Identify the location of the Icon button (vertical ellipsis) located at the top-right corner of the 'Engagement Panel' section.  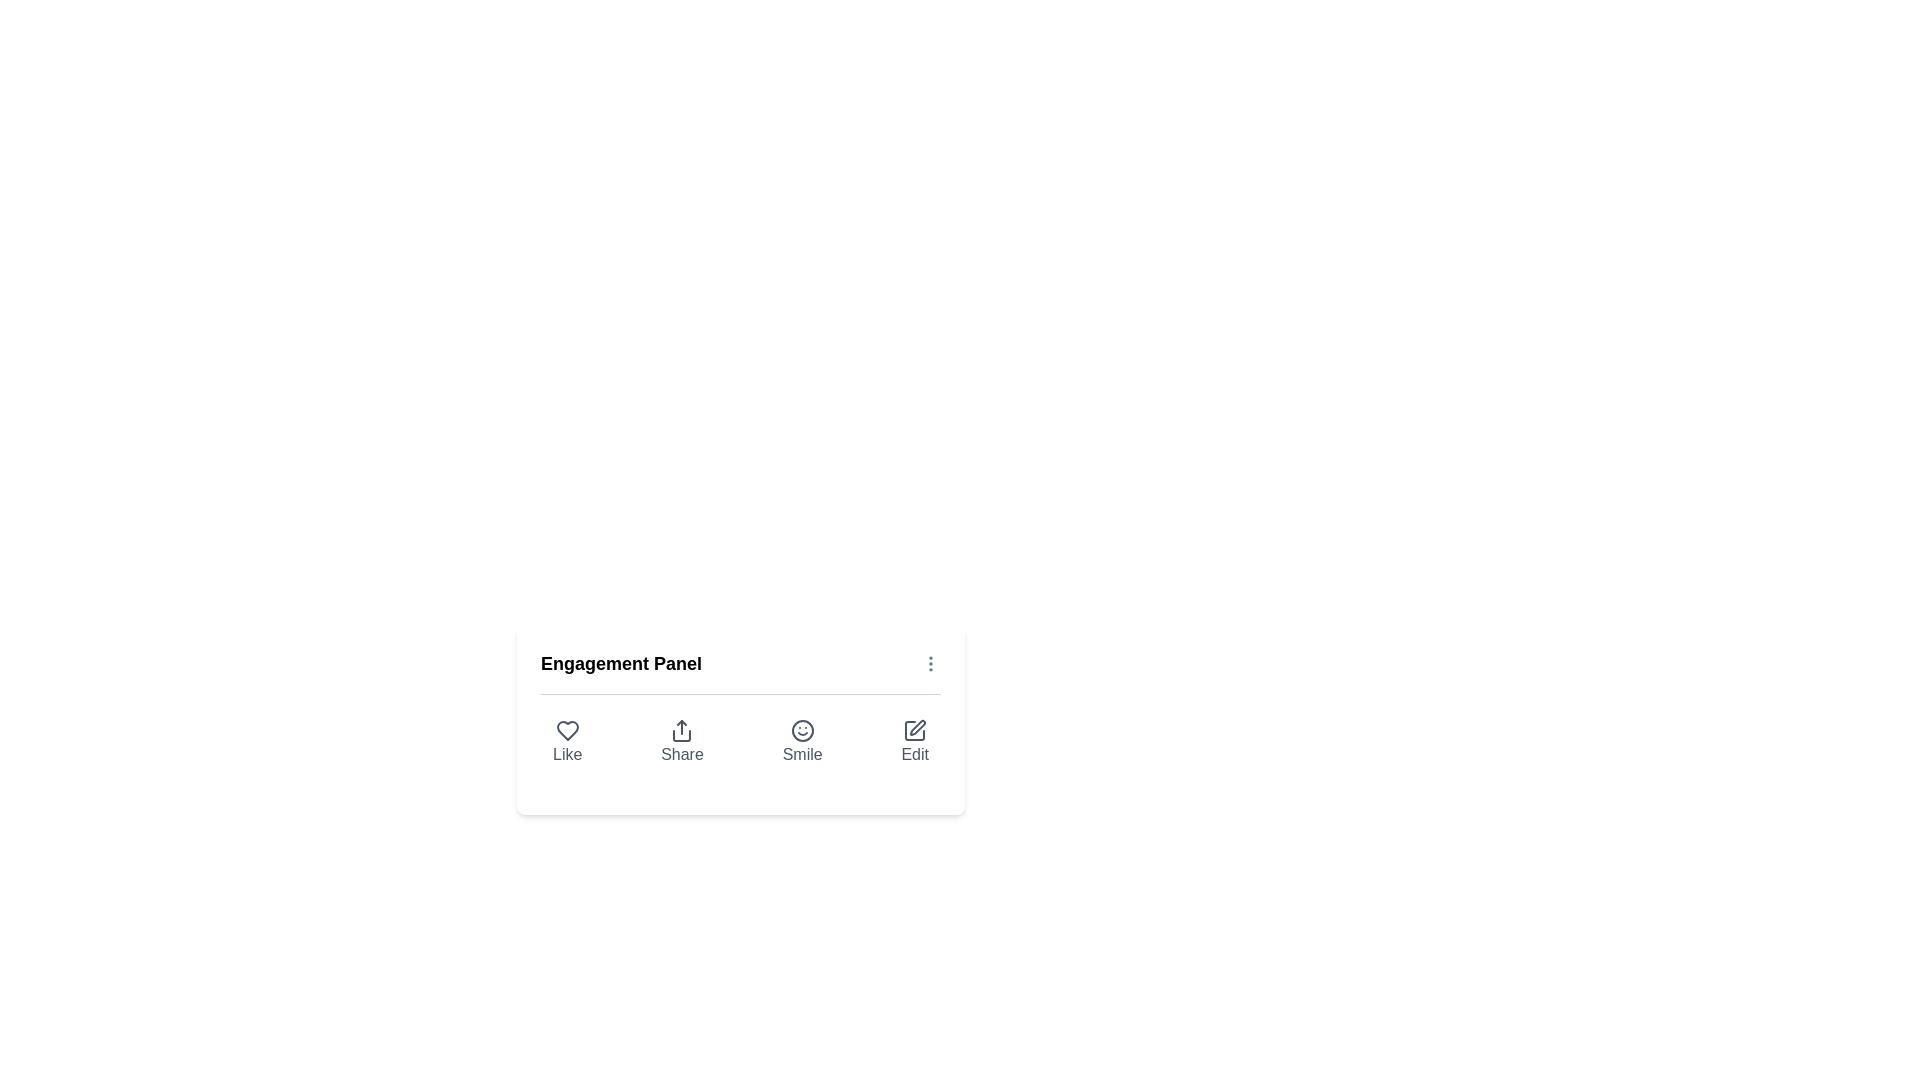
(930, 663).